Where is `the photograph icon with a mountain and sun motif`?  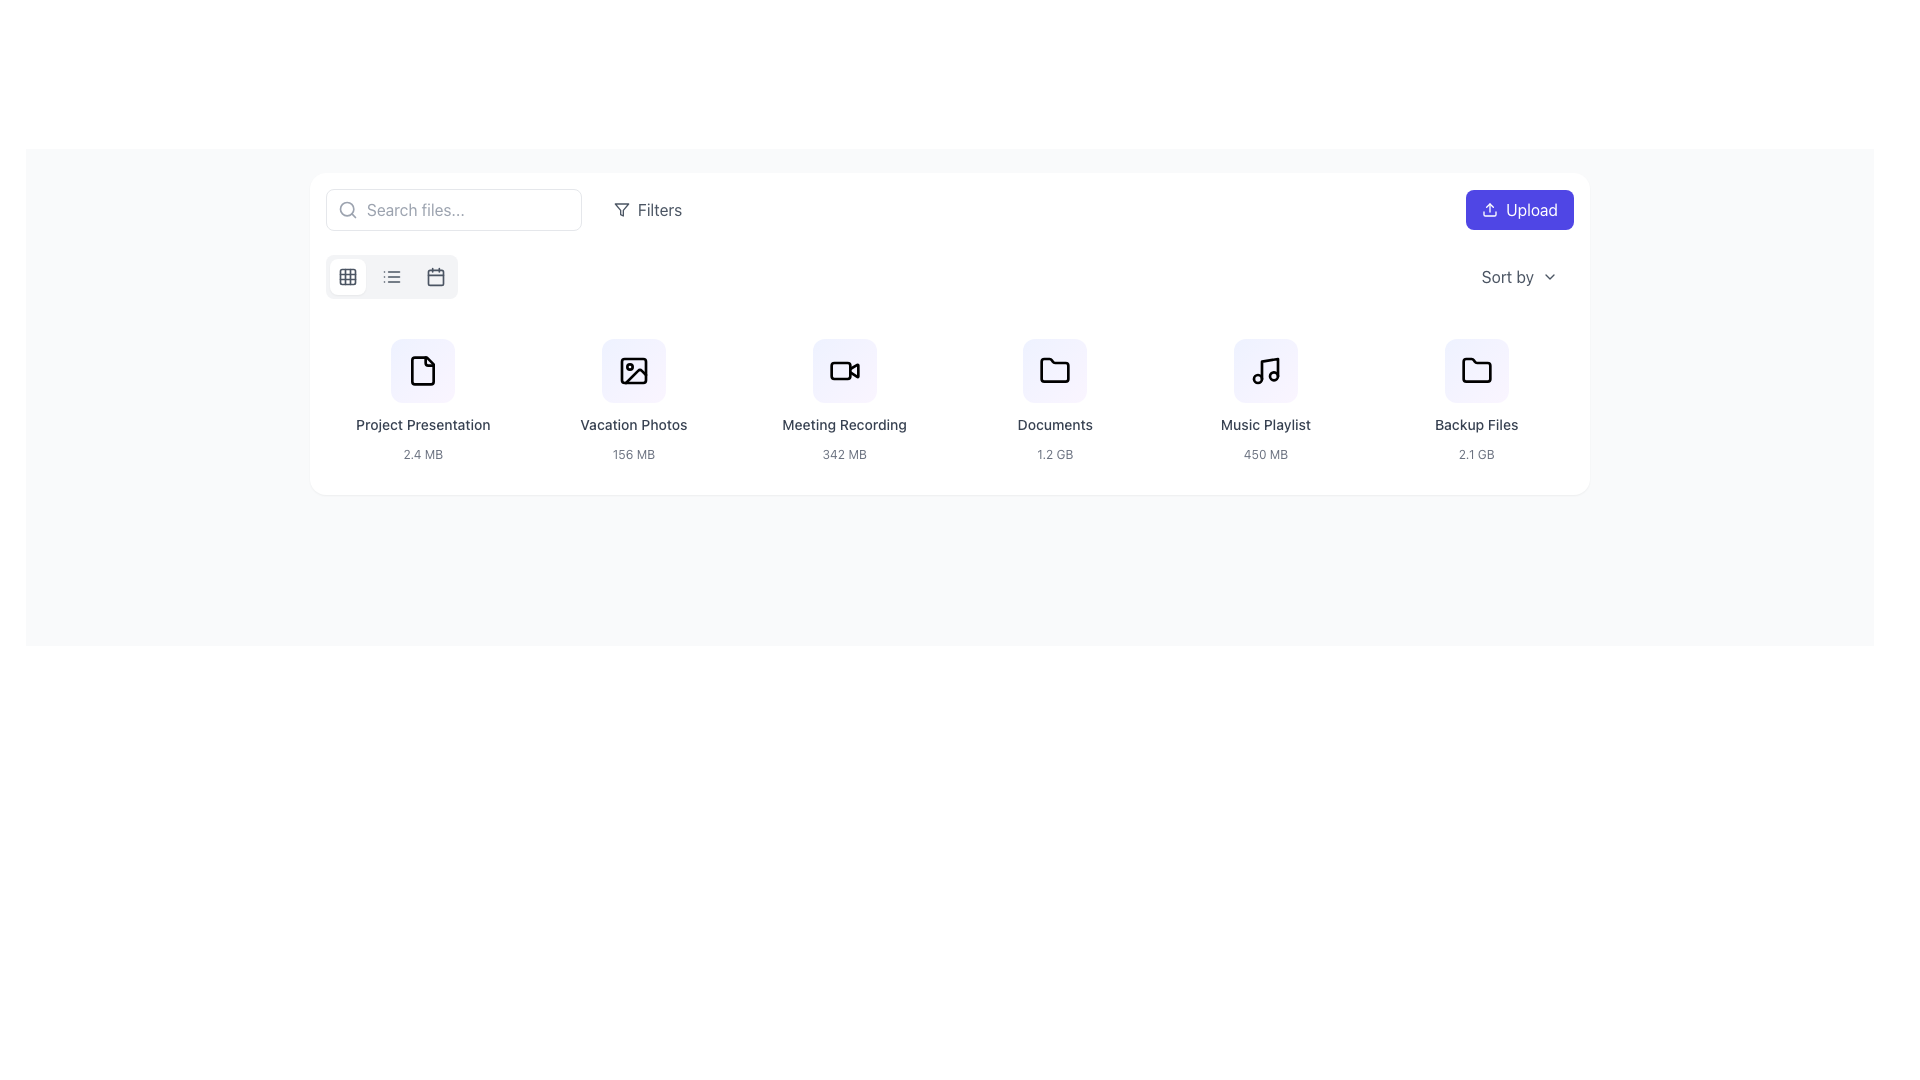 the photograph icon with a mountain and sun motif is located at coordinates (632, 370).